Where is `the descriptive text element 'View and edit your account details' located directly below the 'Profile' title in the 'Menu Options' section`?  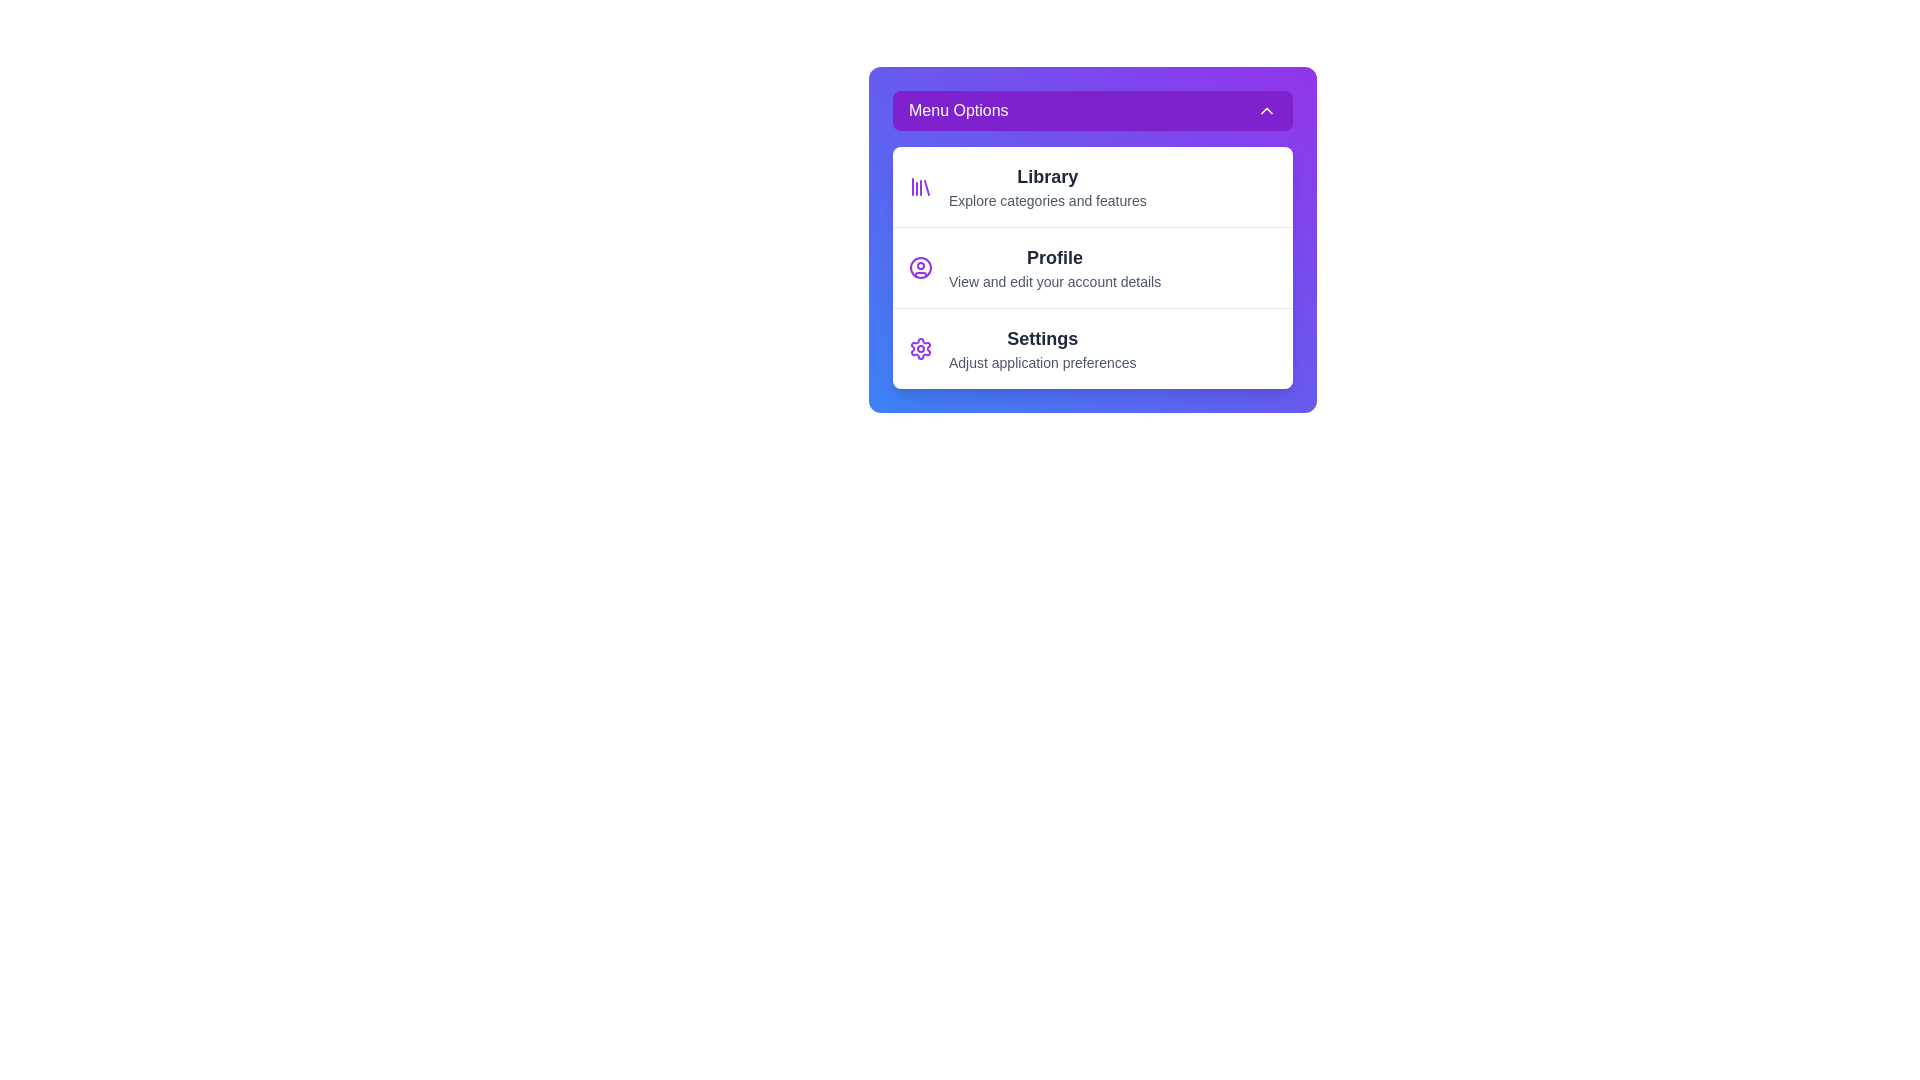
the descriptive text element 'View and edit your account details' located directly below the 'Profile' title in the 'Menu Options' section is located at coordinates (1054, 281).